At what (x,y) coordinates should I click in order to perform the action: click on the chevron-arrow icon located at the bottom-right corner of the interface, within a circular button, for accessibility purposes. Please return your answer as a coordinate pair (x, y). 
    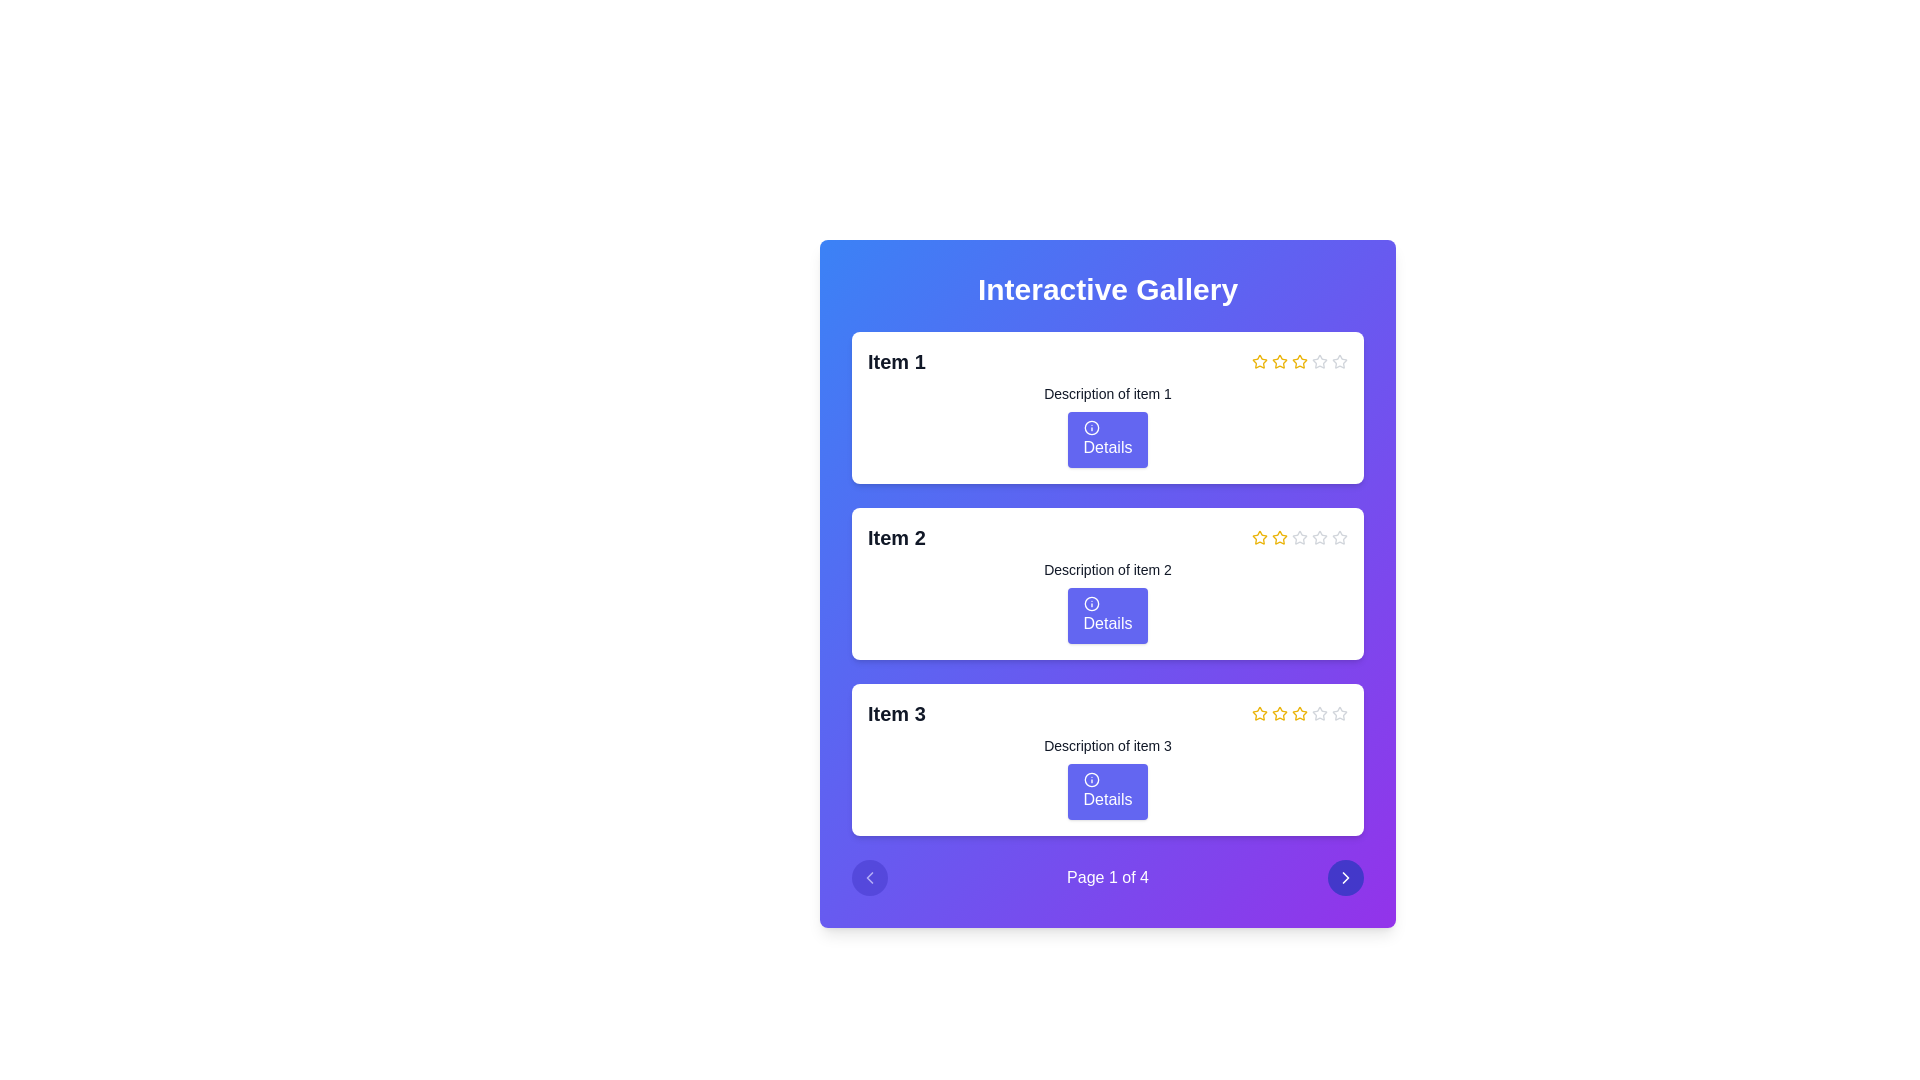
    Looking at the image, I should click on (1345, 877).